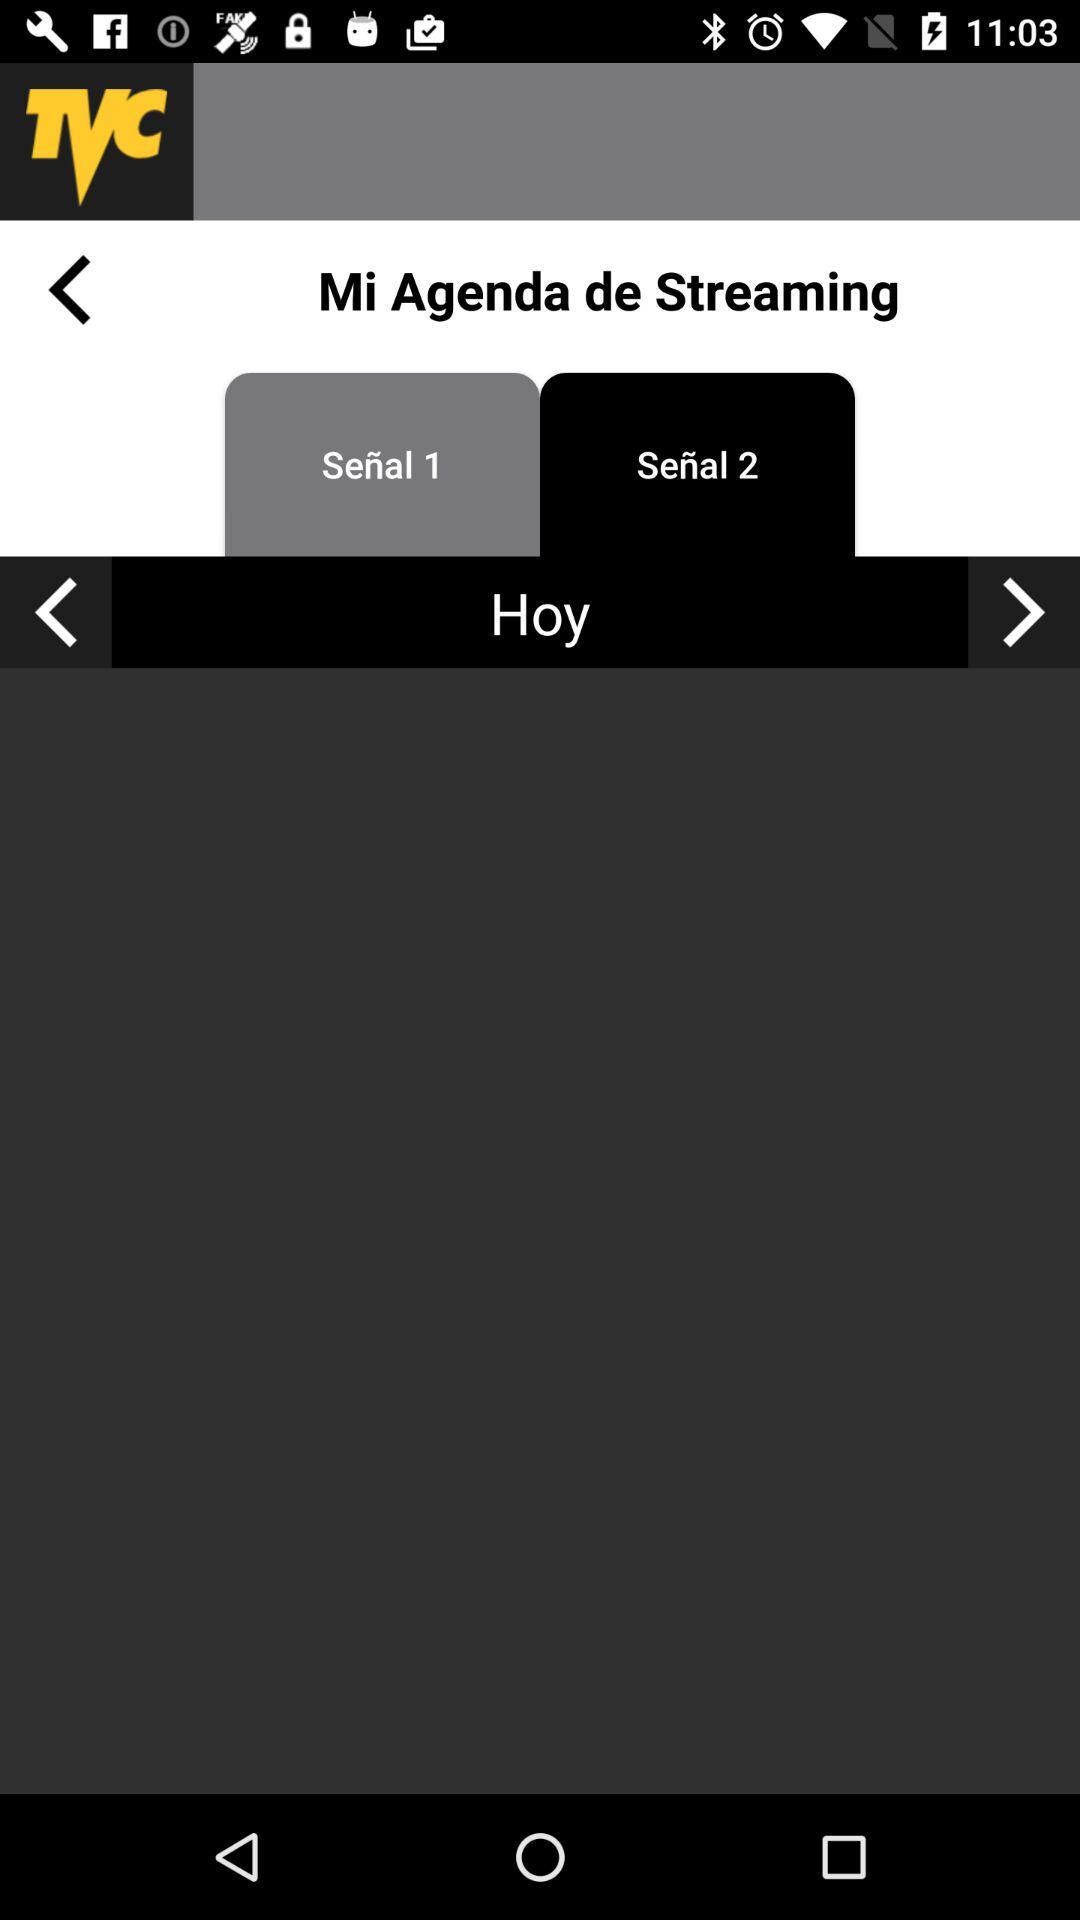 This screenshot has height=1920, width=1080. What do you see at coordinates (54, 611) in the screenshot?
I see `yesterday 's agenda` at bounding box center [54, 611].